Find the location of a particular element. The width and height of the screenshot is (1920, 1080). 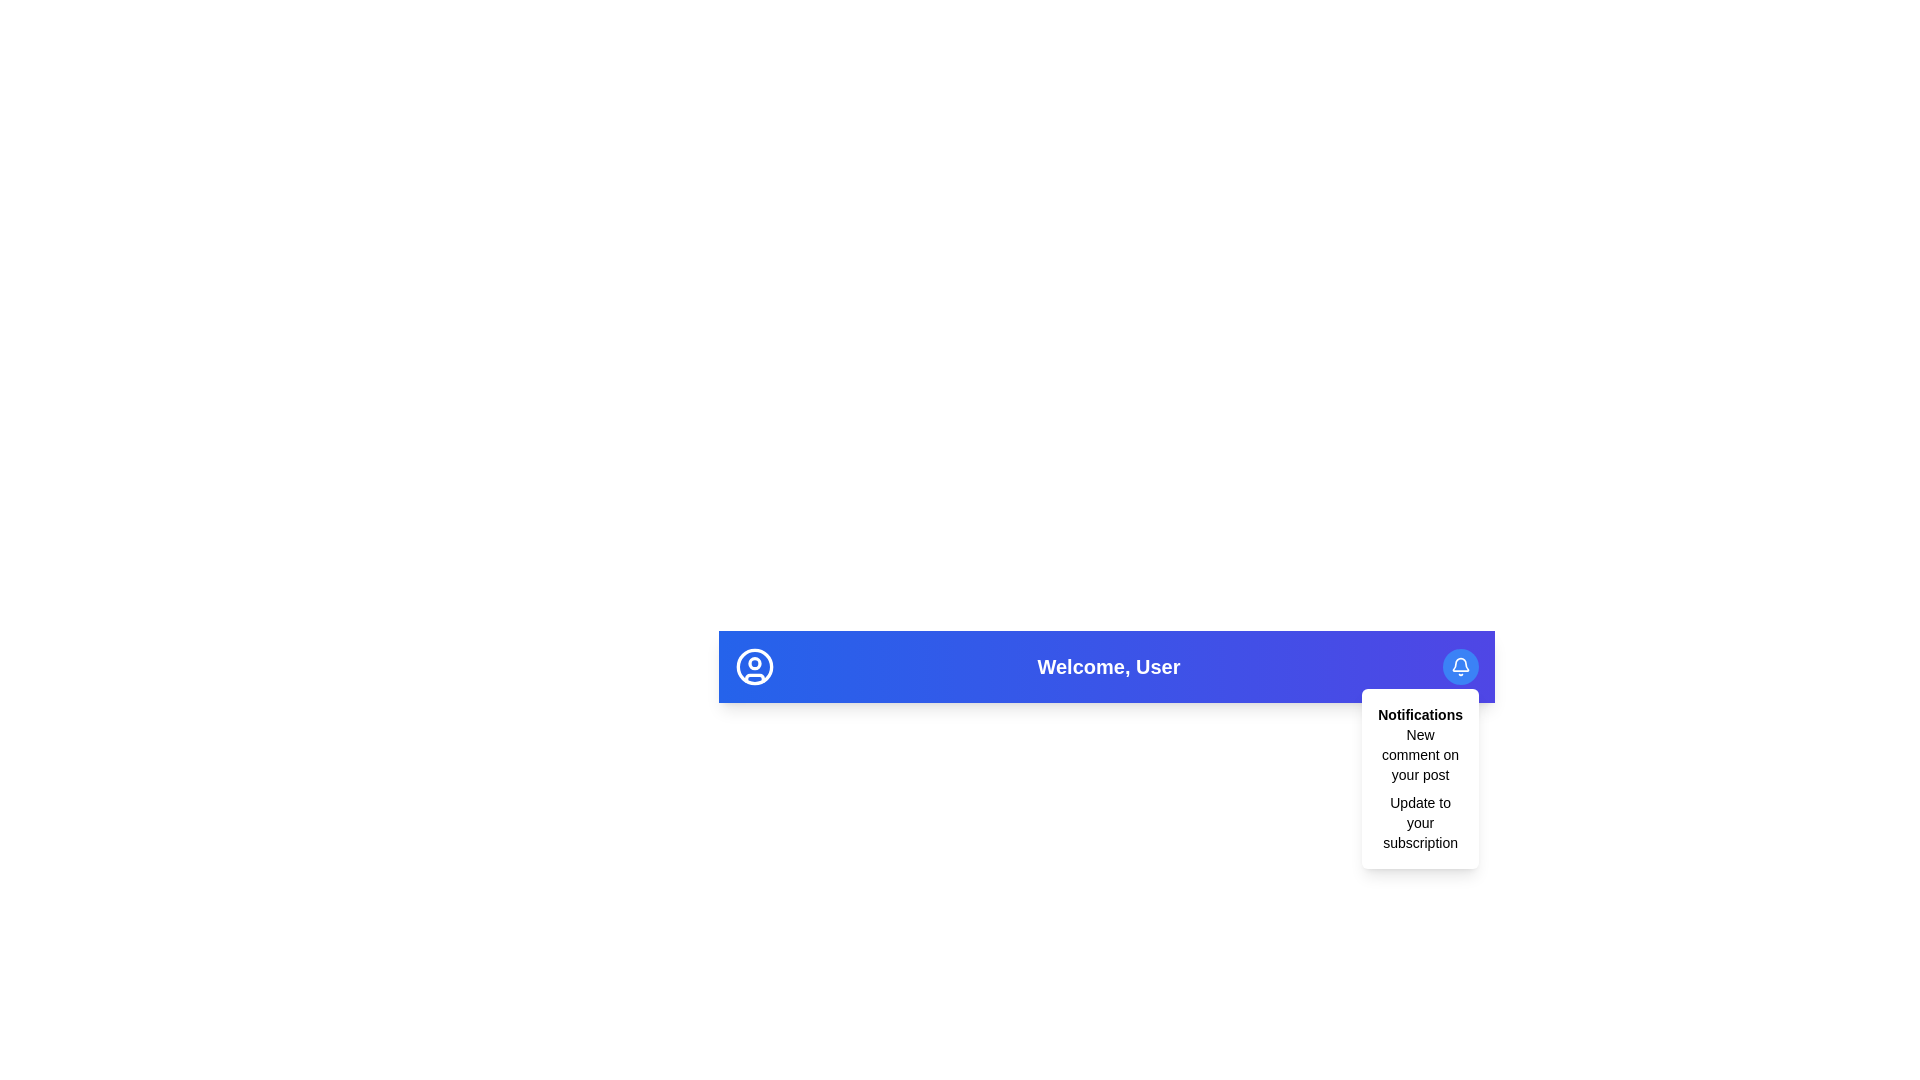

the Label (Text Display) located within the notifications dropdown panel in the upper-right corner, positioned below the header 'Notifications' is located at coordinates (1419, 788).